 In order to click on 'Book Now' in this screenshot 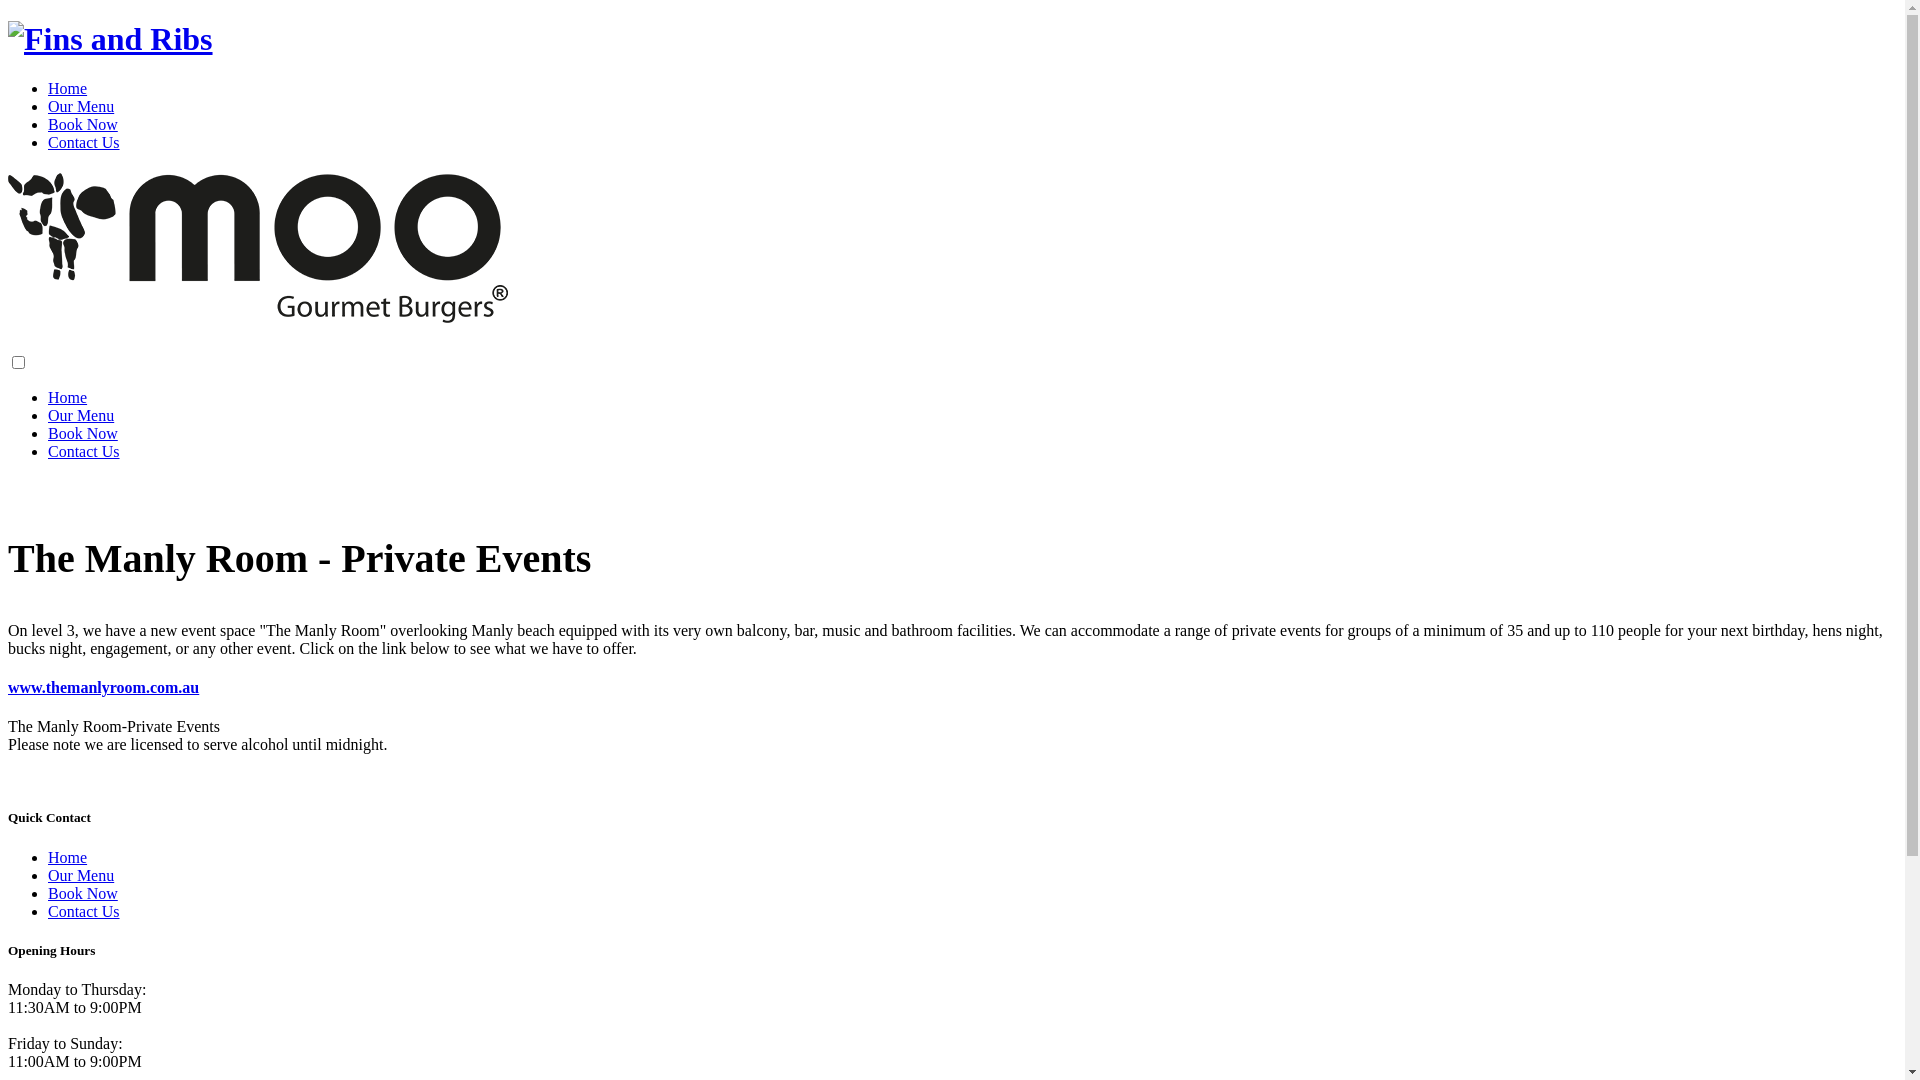, I will do `click(81, 892)`.